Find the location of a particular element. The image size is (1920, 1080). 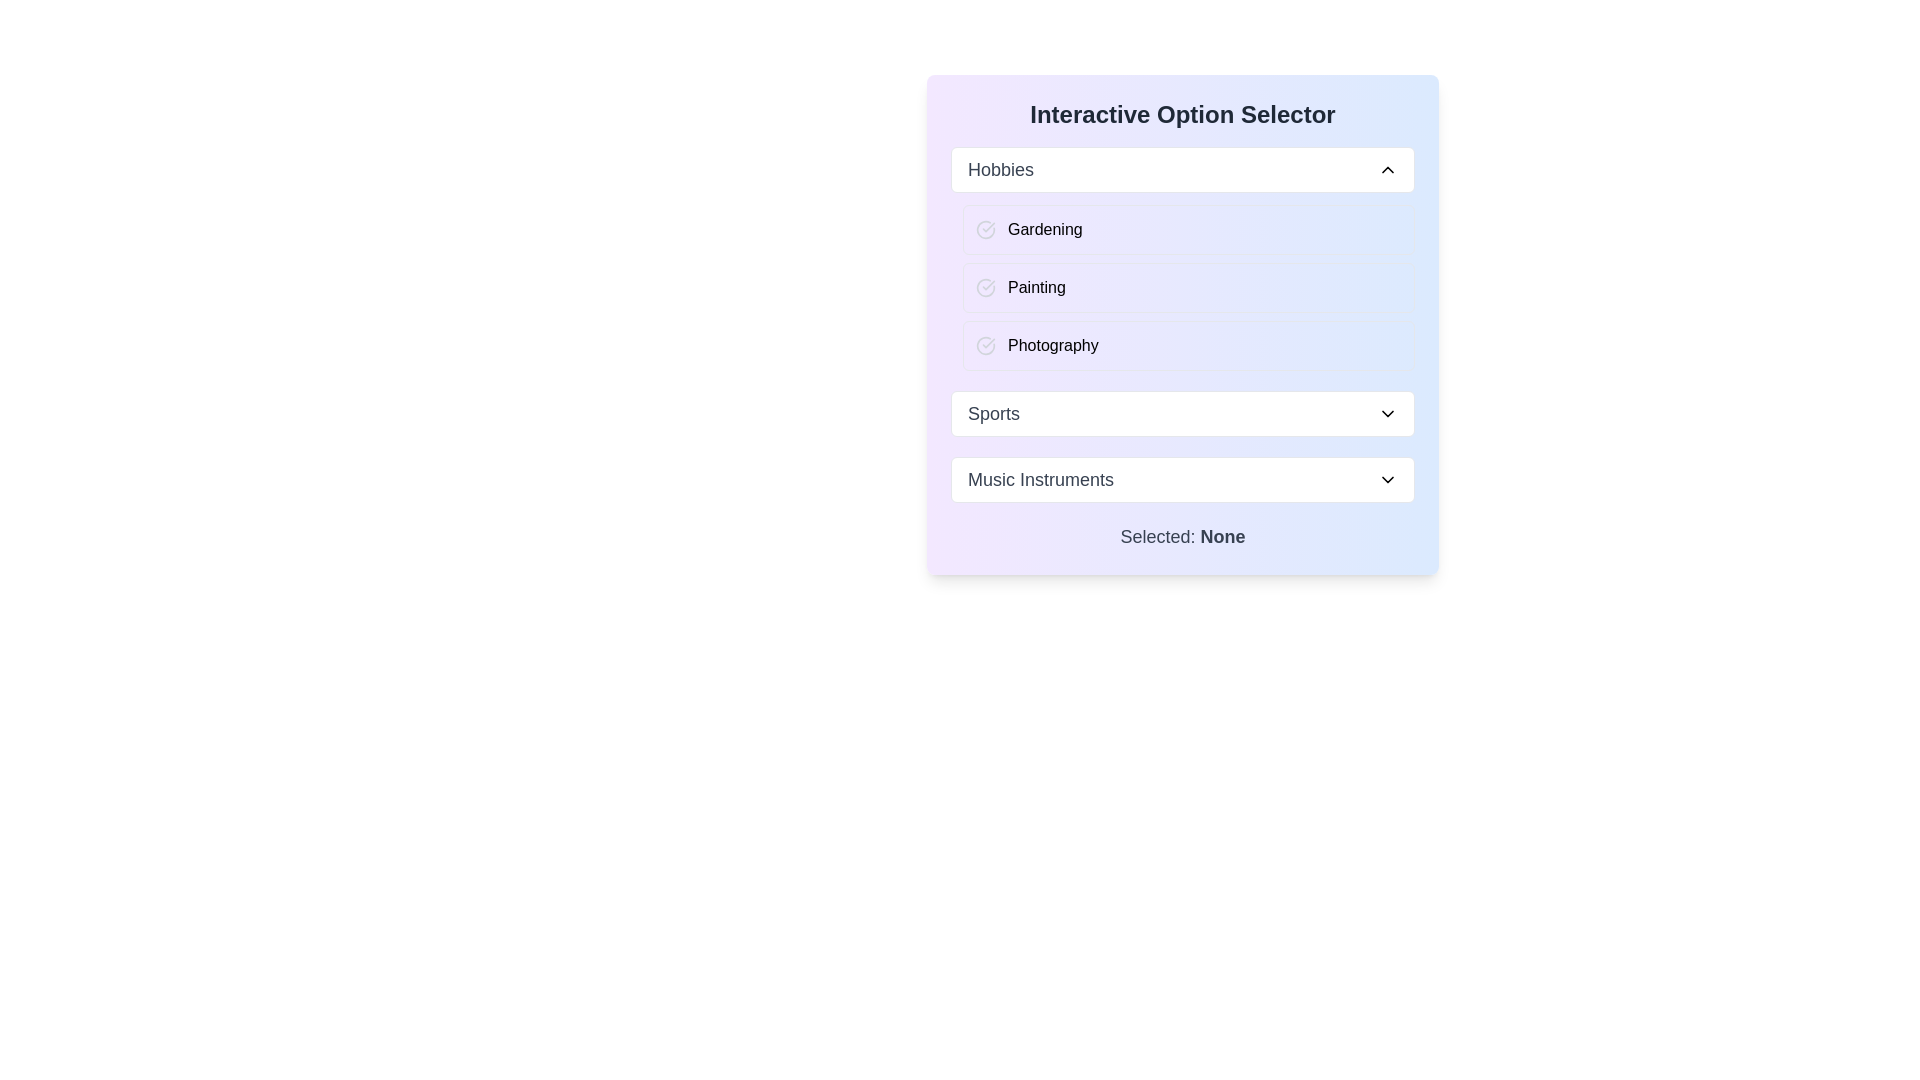

the static text label displaying 'Selected: None', which is centrally positioned at the bottom of the option selector interface is located at coordinates (1182, 535).